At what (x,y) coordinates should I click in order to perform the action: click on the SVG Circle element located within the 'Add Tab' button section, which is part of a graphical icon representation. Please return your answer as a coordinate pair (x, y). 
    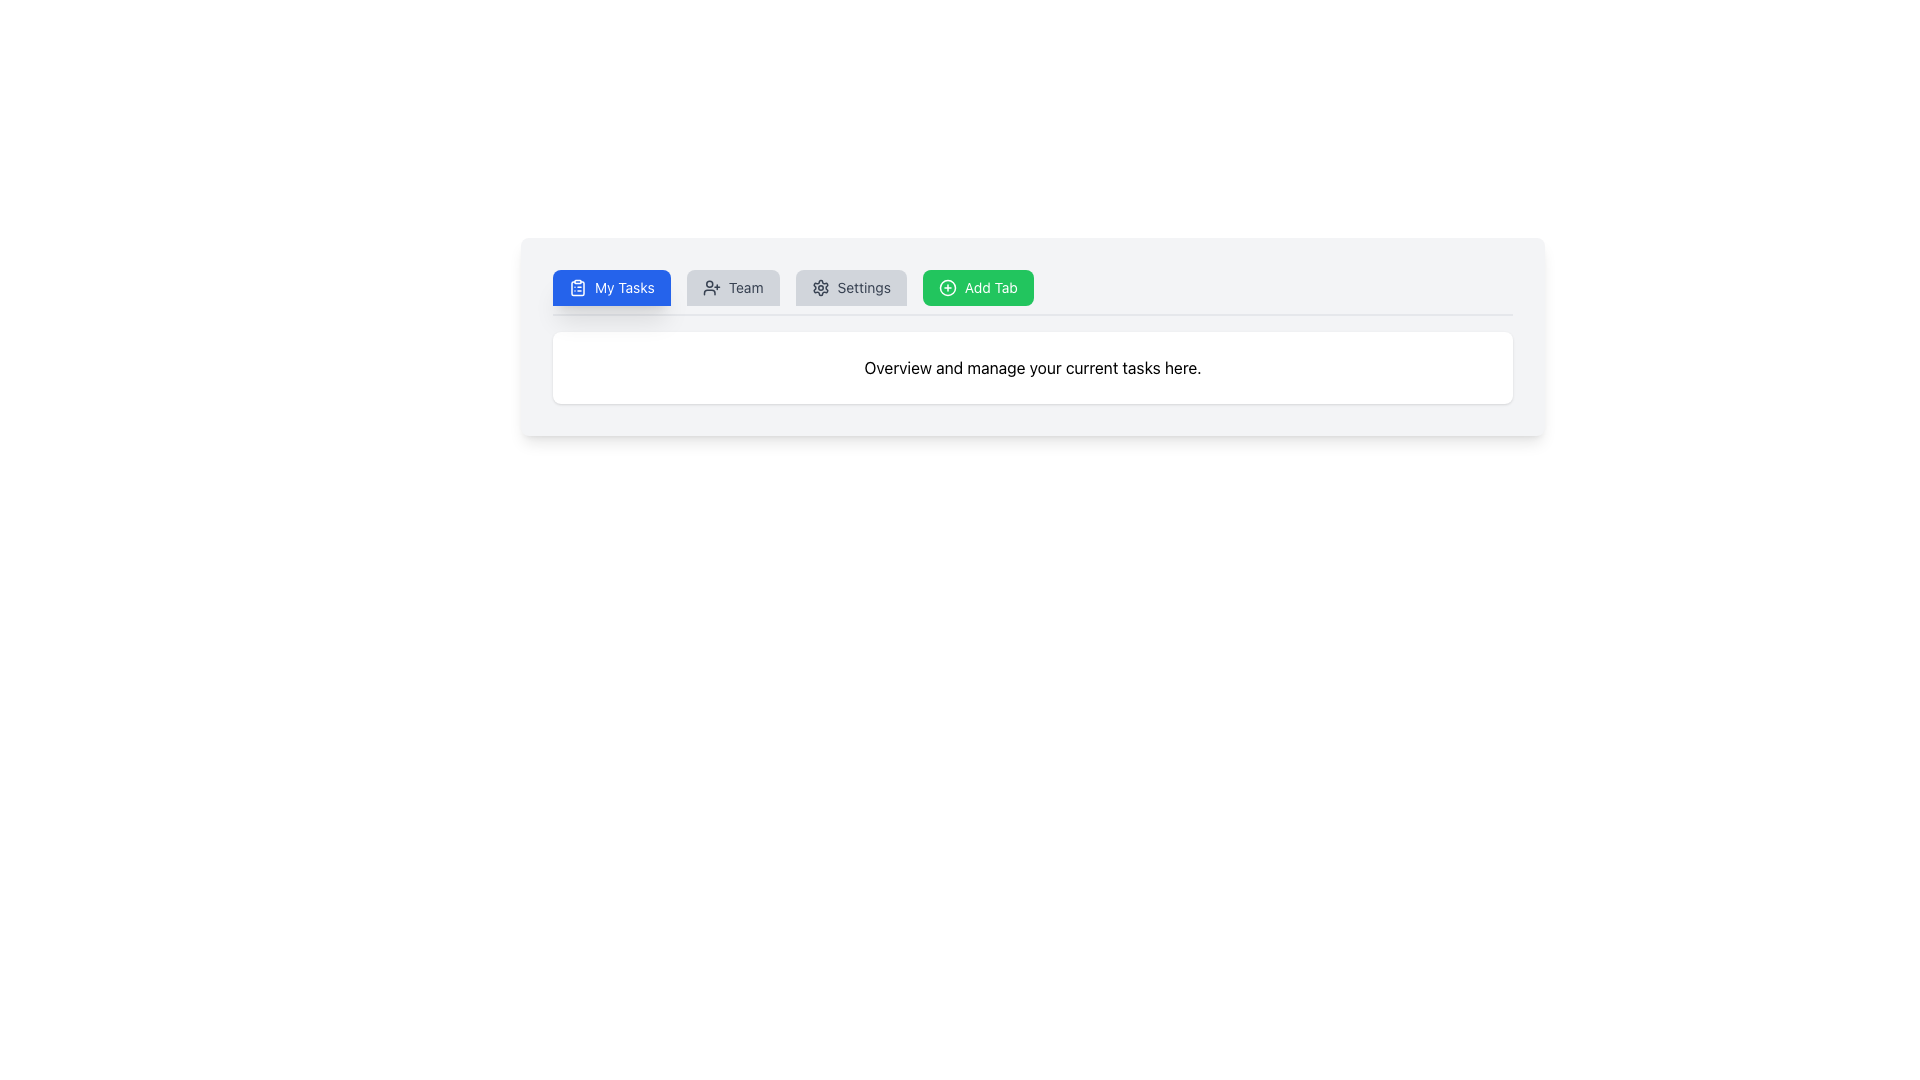
    Looking at the image, I should click on (946, 288).